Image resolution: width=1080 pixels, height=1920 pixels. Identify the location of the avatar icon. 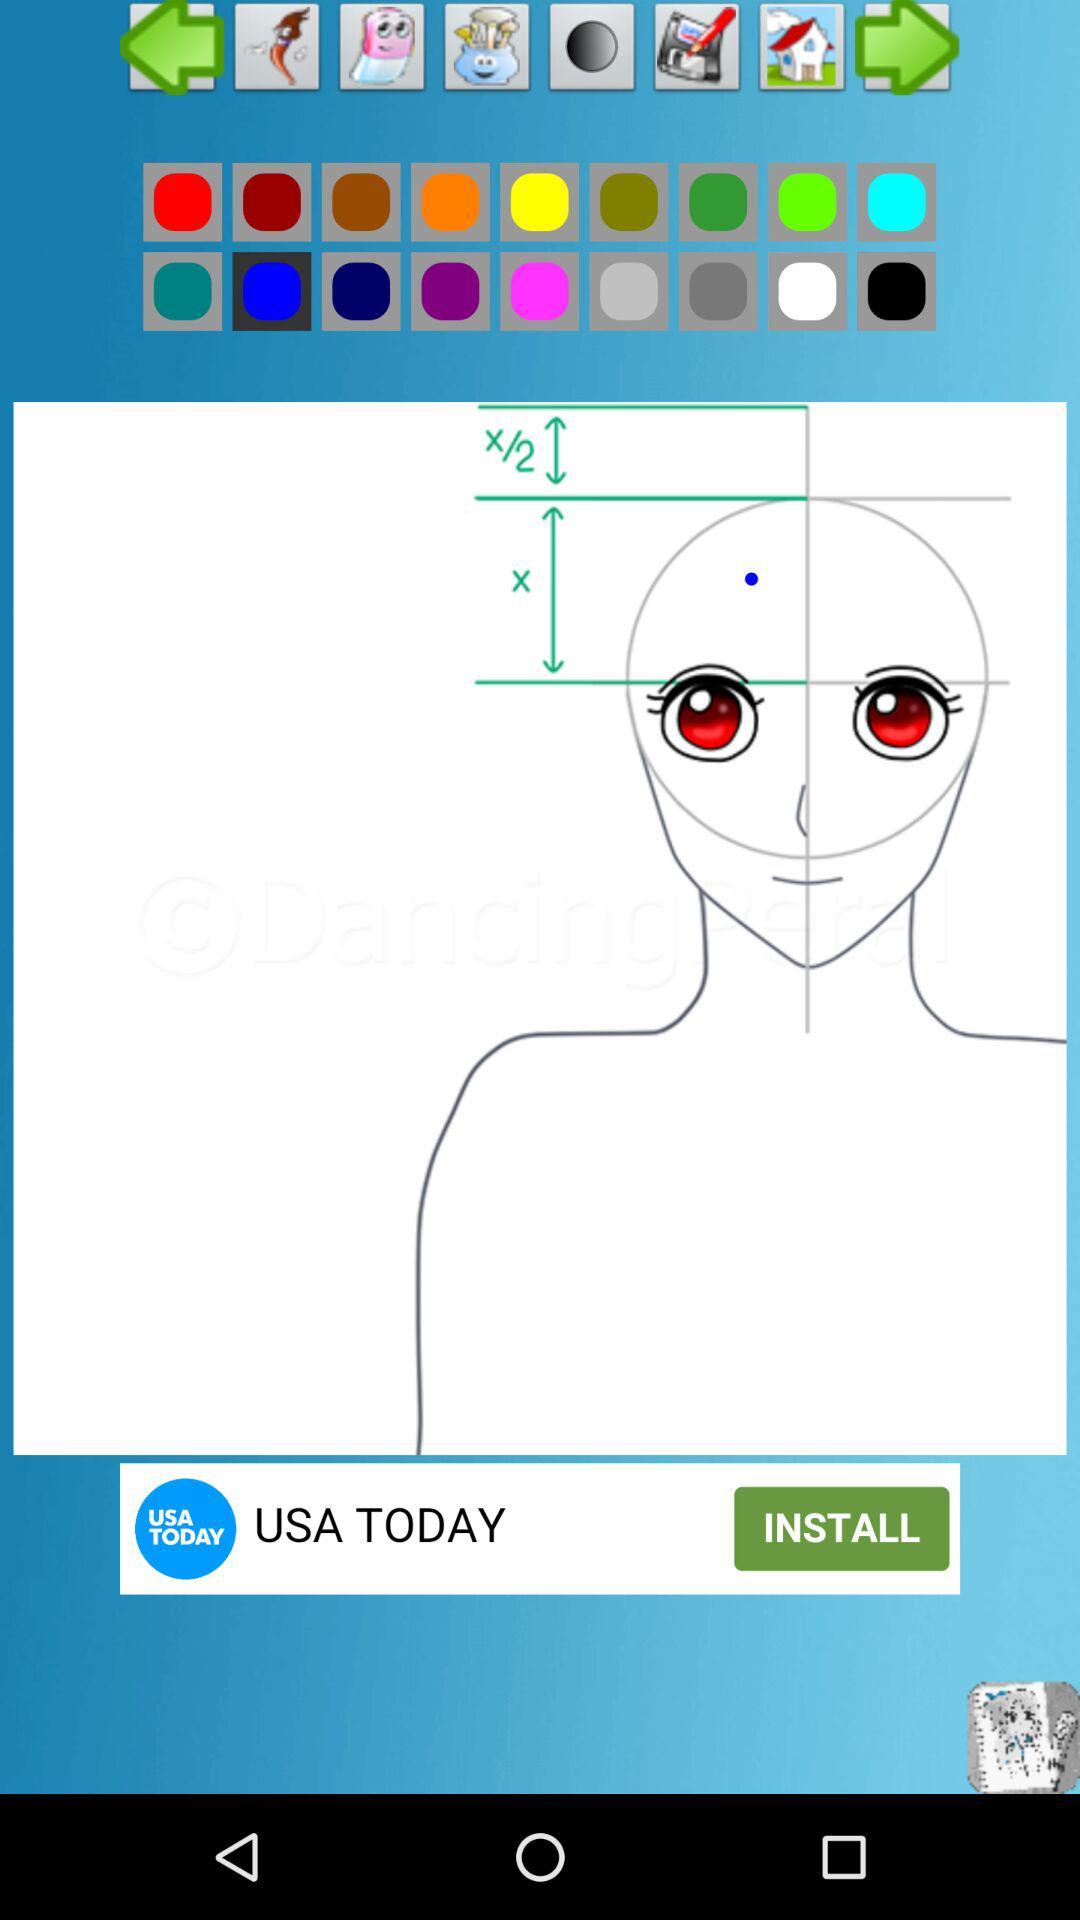
(895, 216).